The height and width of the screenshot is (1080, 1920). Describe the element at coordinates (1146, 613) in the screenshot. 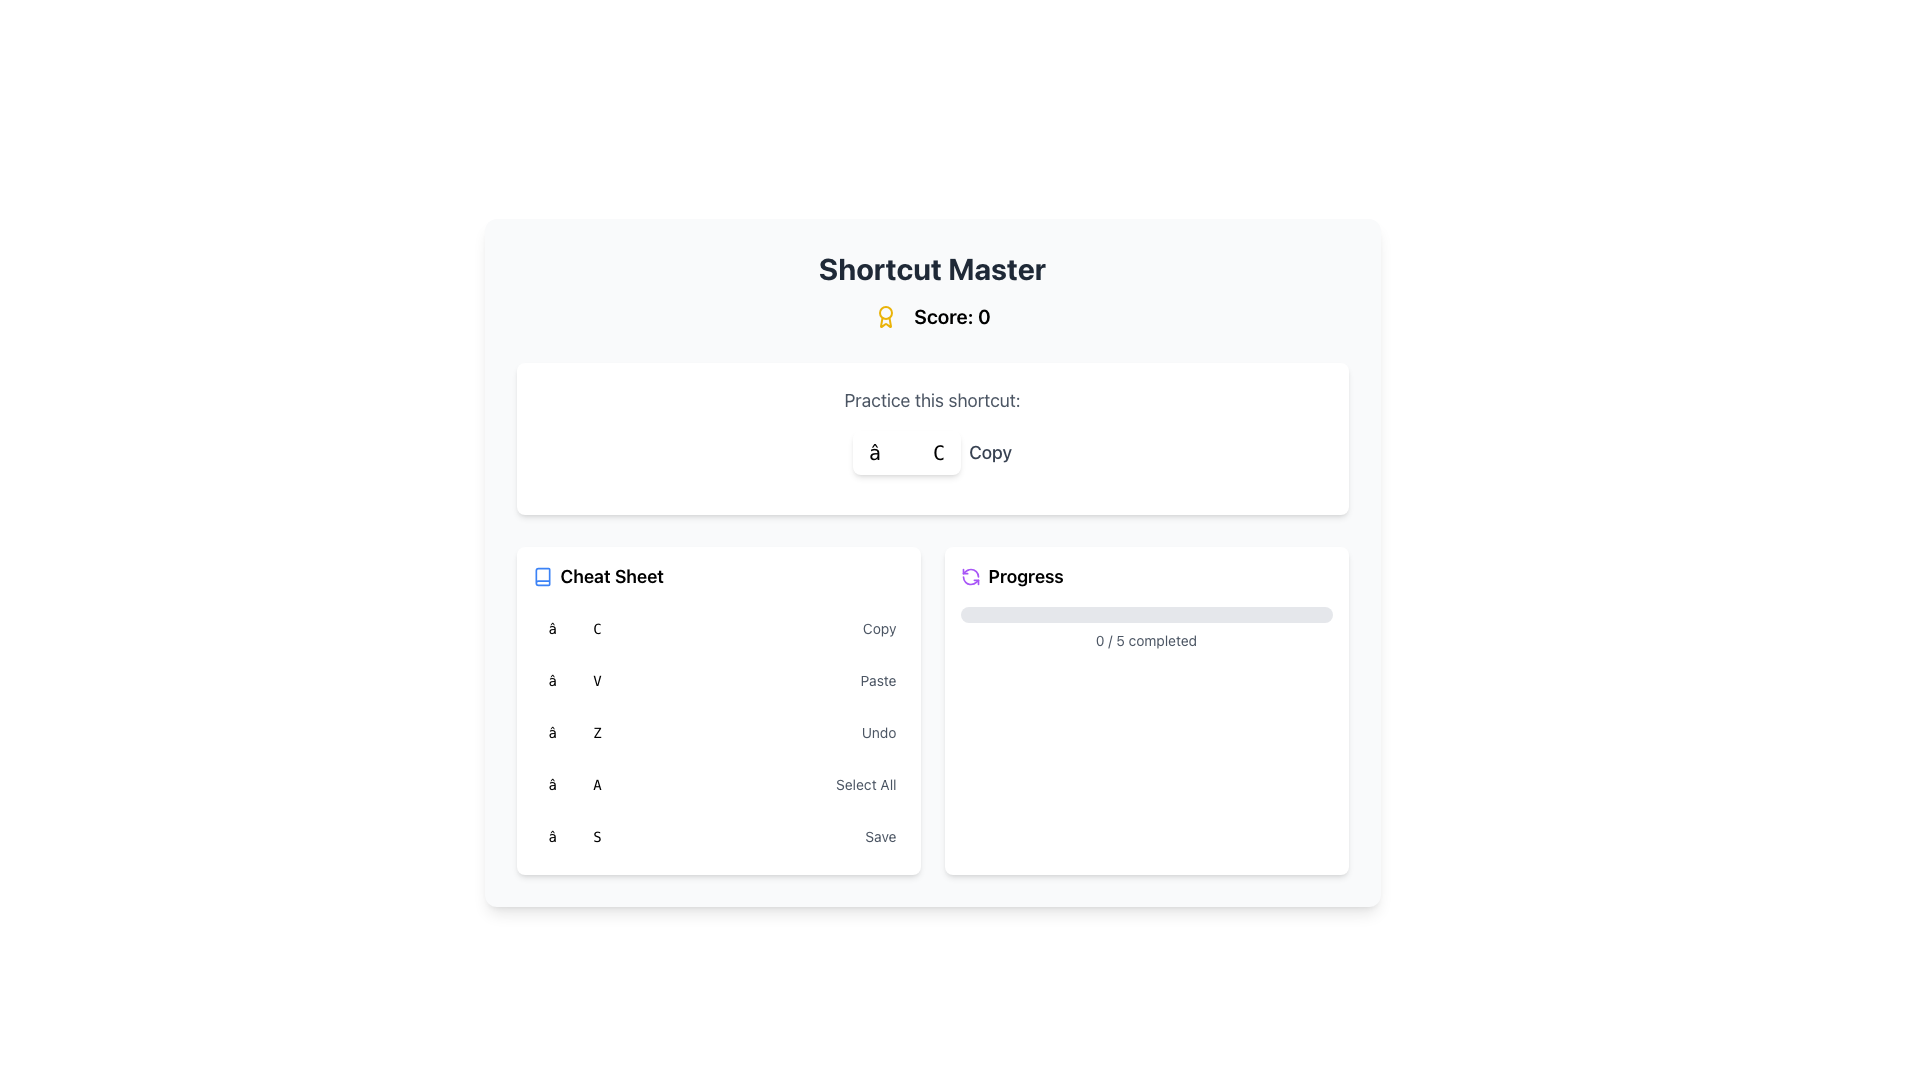

I see `the Progress Bar that visually indicates the completion status of a task, located at the center of the 'Progress' card below the title and above the text '0 / 5 completed'` at that location.